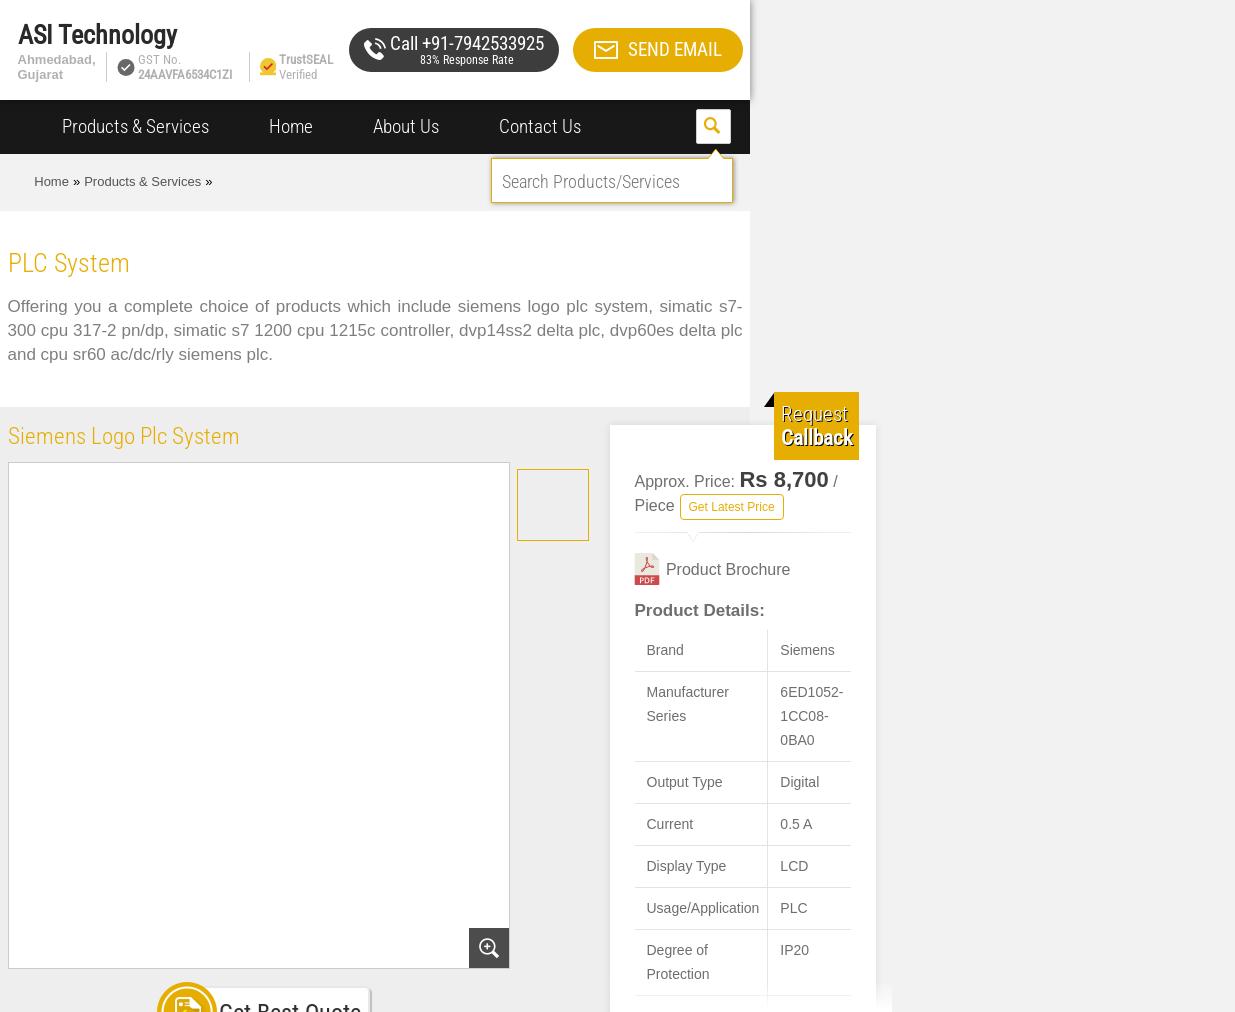 The height and width of the screenshot is (1012, 1235). Describe the element at coordinates (780, 780) in the screenshot. I see `'Digital'` at that location.